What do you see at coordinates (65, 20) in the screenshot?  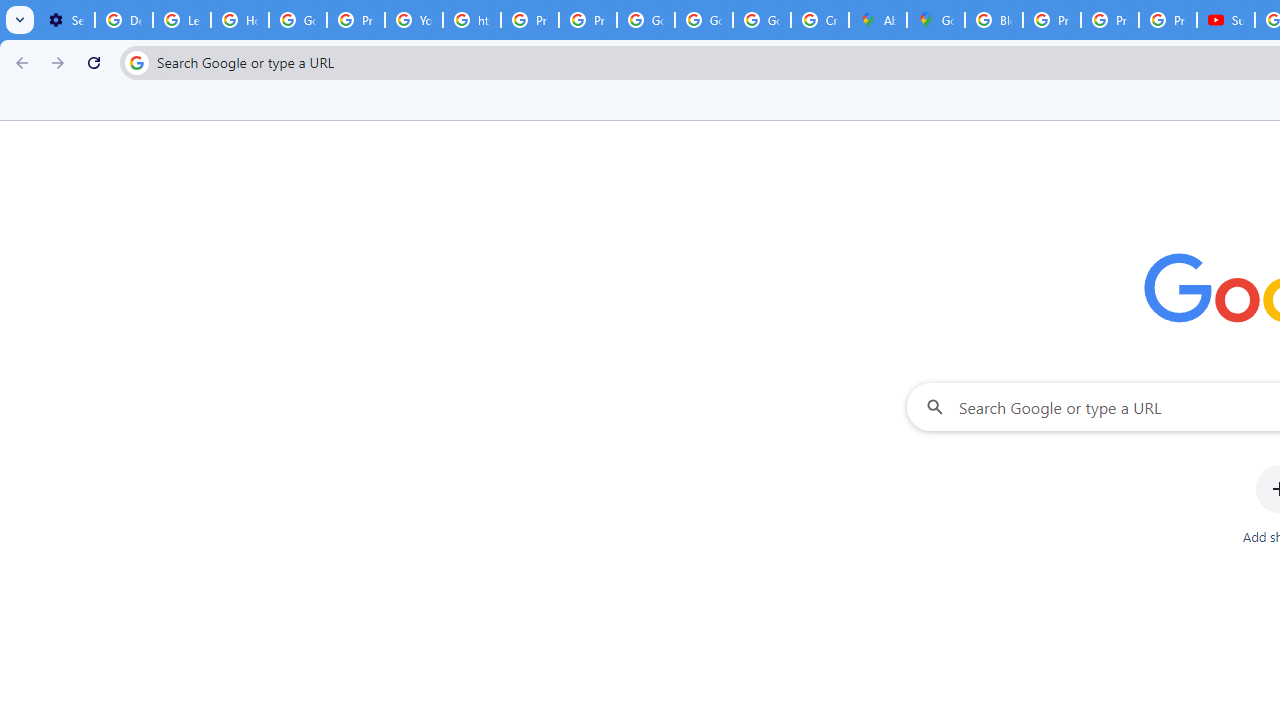 I see `'Settings - Customize profile'` at bounding box center [65, 20].